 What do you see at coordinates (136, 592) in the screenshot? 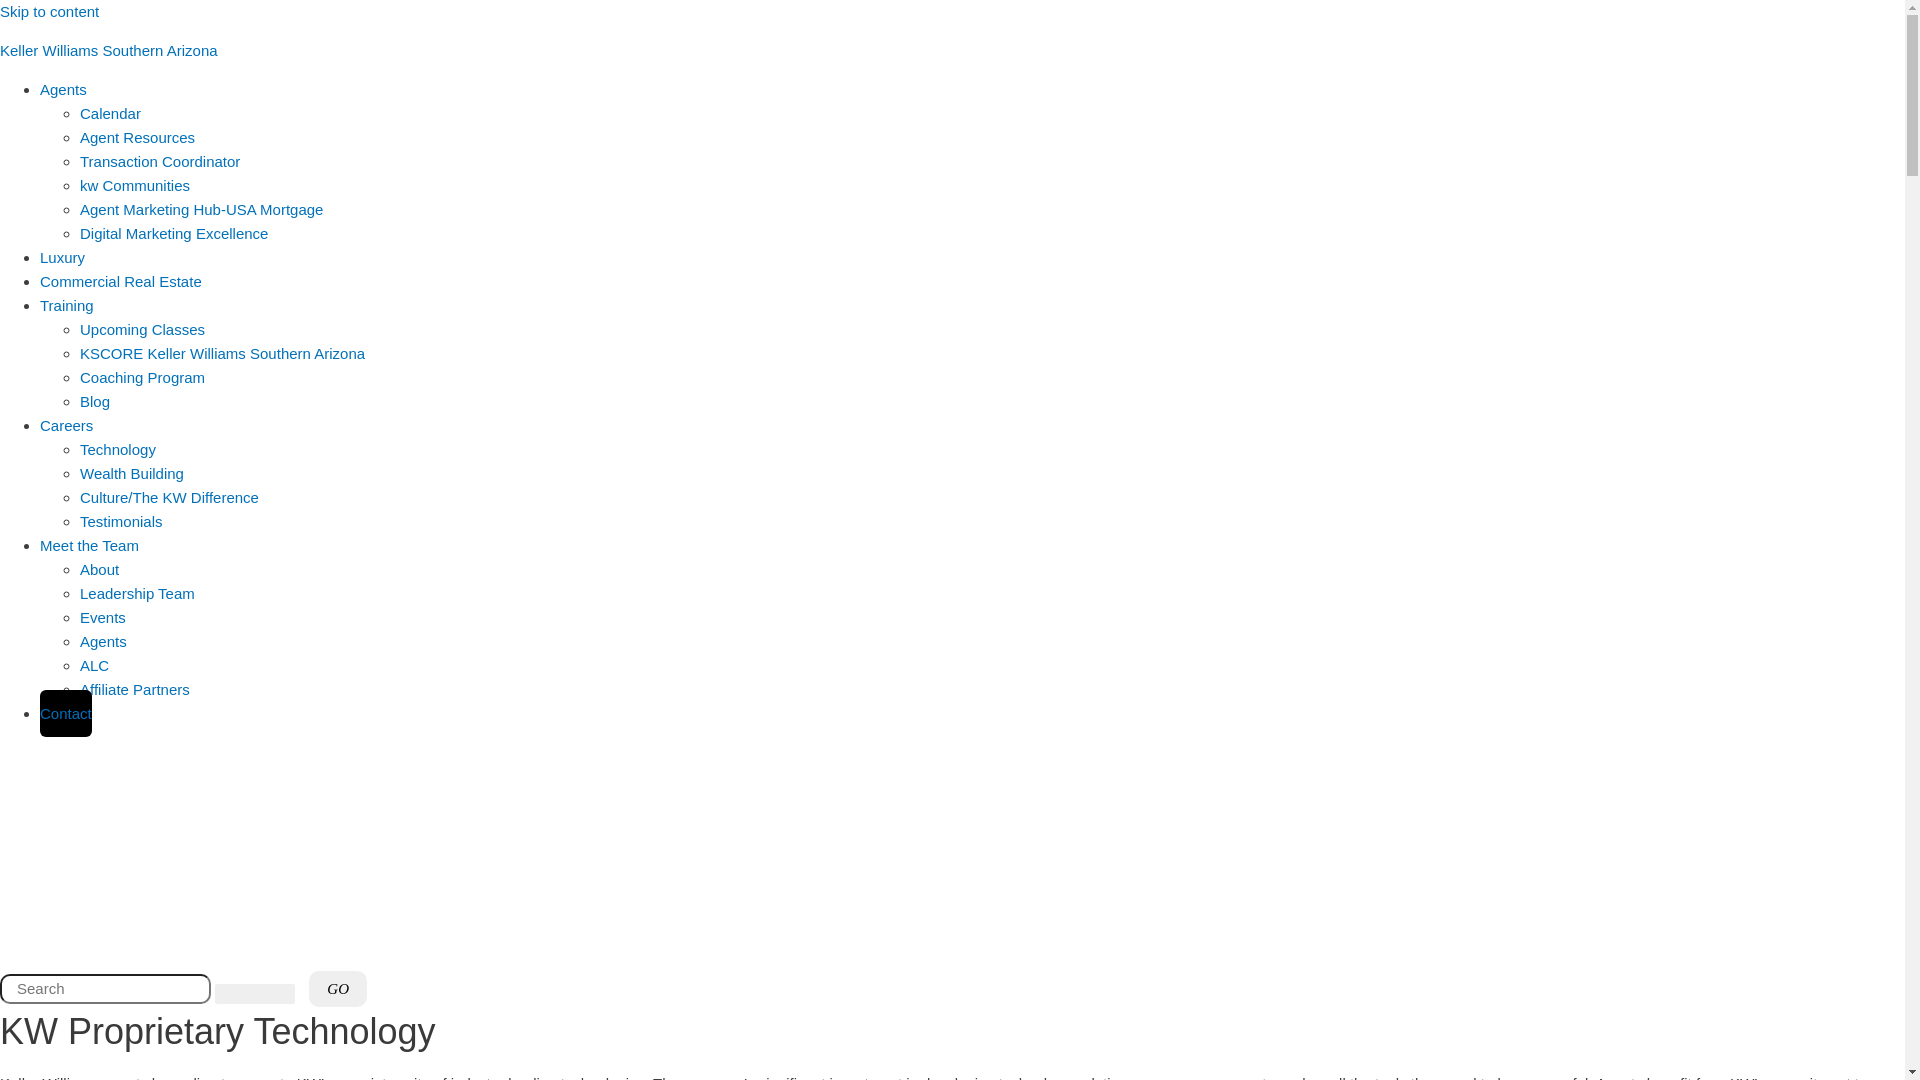
I see `'Leadership Team'` at bounding box center [136, 592].